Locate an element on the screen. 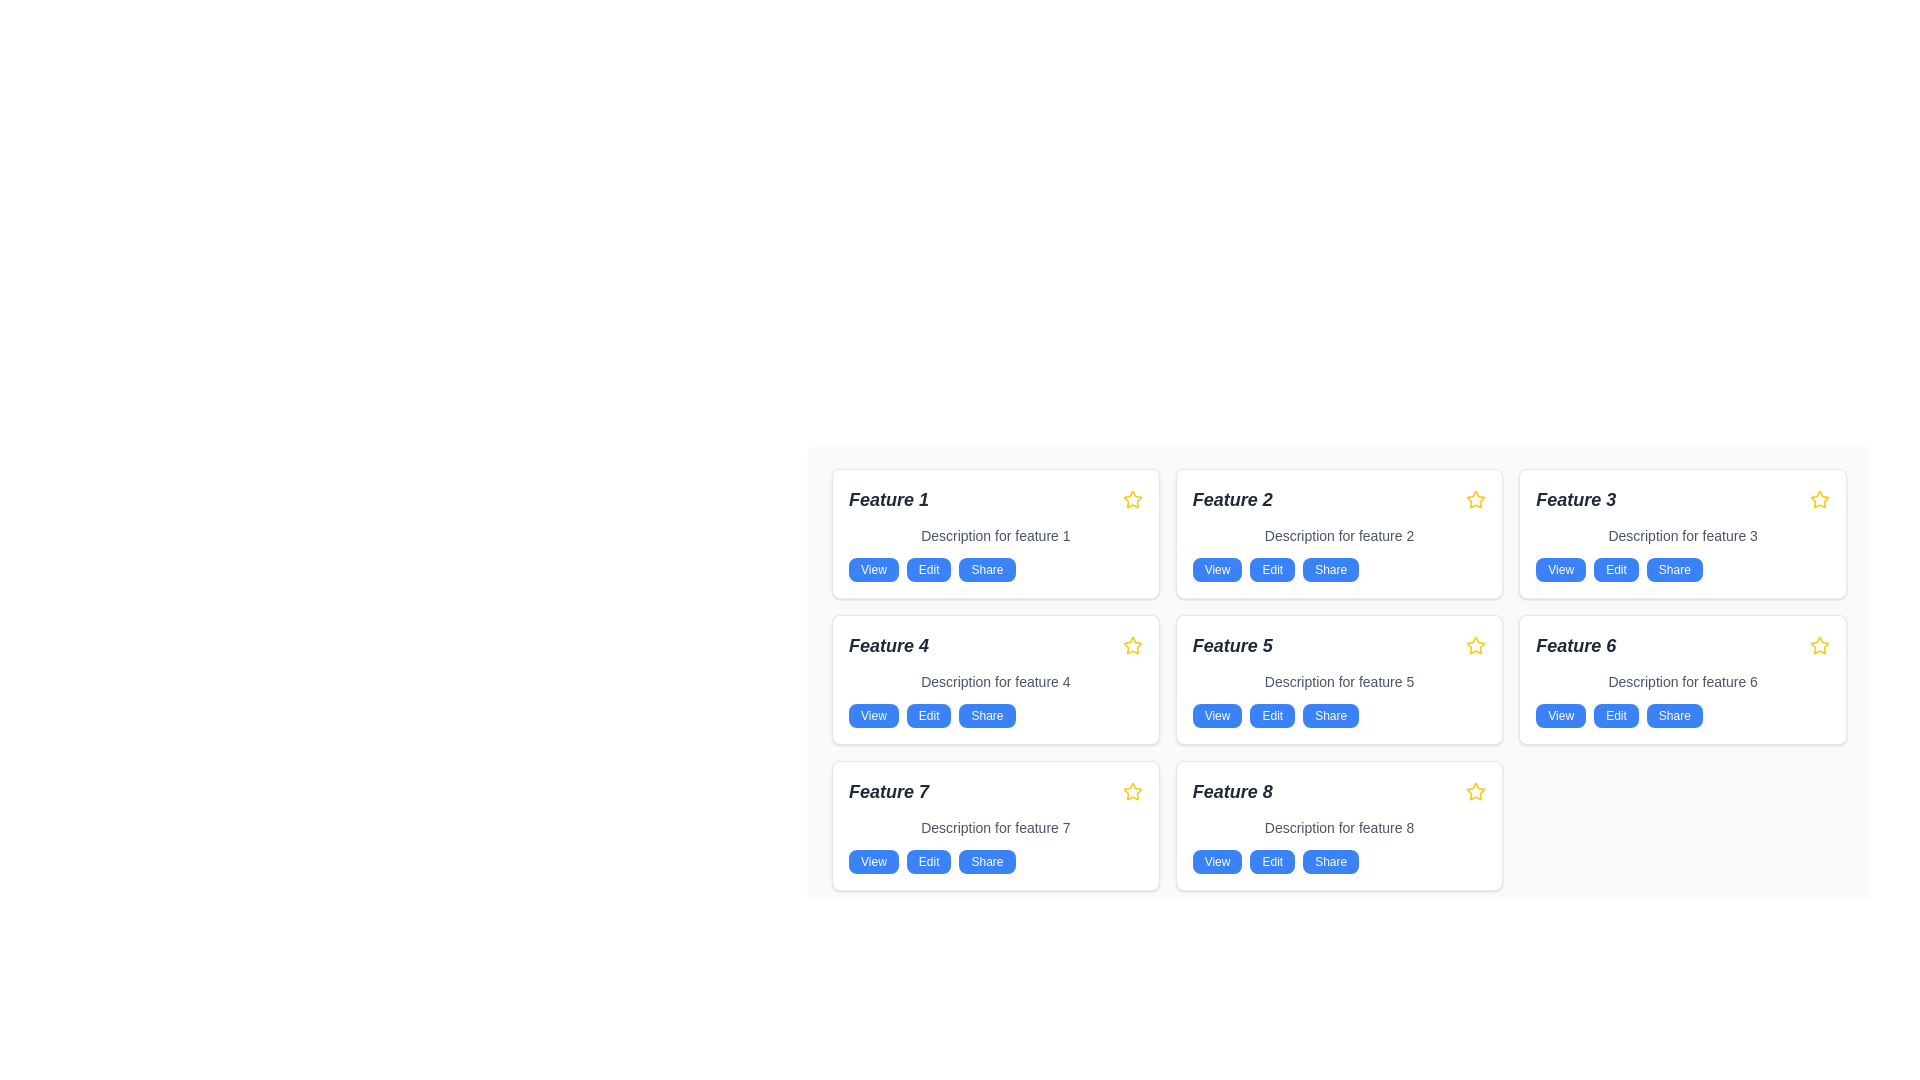 The image size is (1920, 1080). the Text Label that serves as the title of the card labeled 'Feature 8', which is positioned in the bottom-right card of the grid layout is located at coordinates (1231, 790).